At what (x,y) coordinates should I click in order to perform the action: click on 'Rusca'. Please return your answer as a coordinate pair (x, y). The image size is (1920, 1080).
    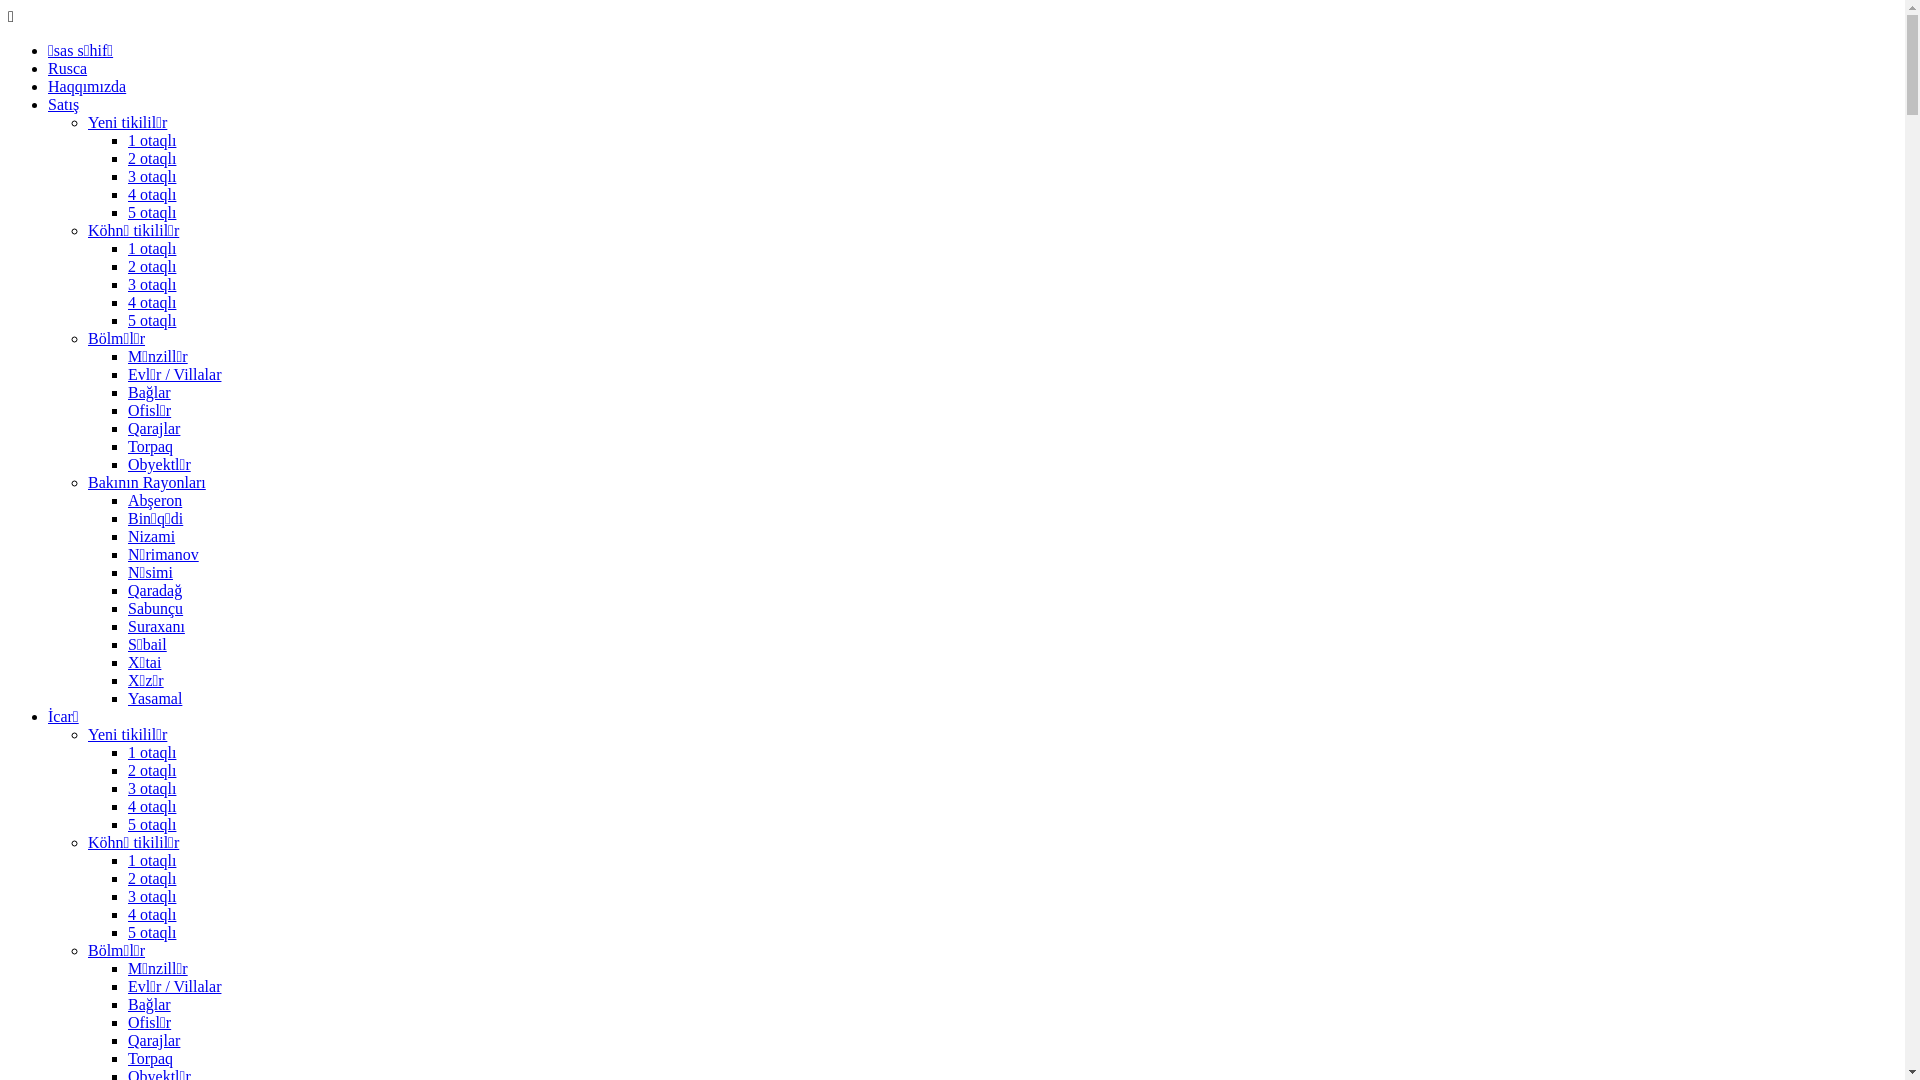
    Looking at the image, I should click on (67, 67).